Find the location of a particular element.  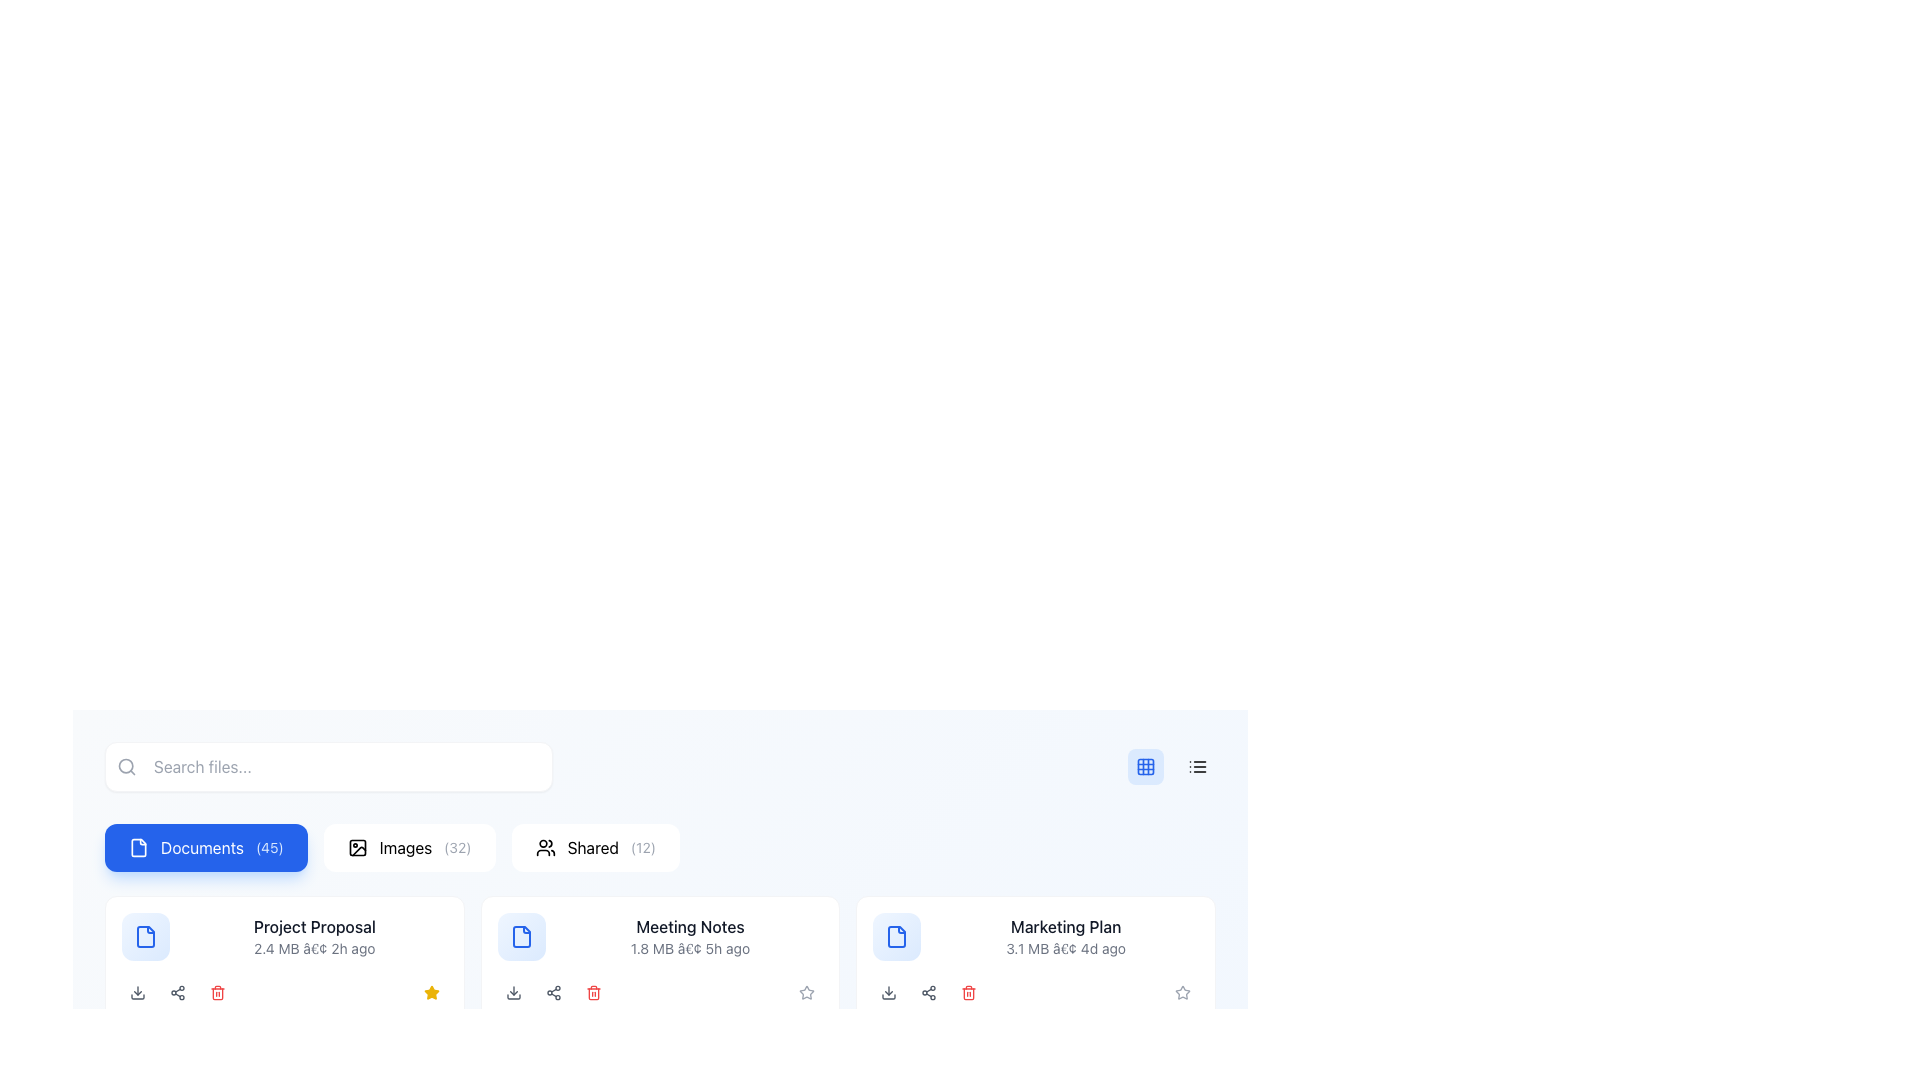

the file icon representing the 'Documents' section, which is positioned to the left of the text 'Documents (45)' in the top-left corner of the button is located at coordinates (138, 848).